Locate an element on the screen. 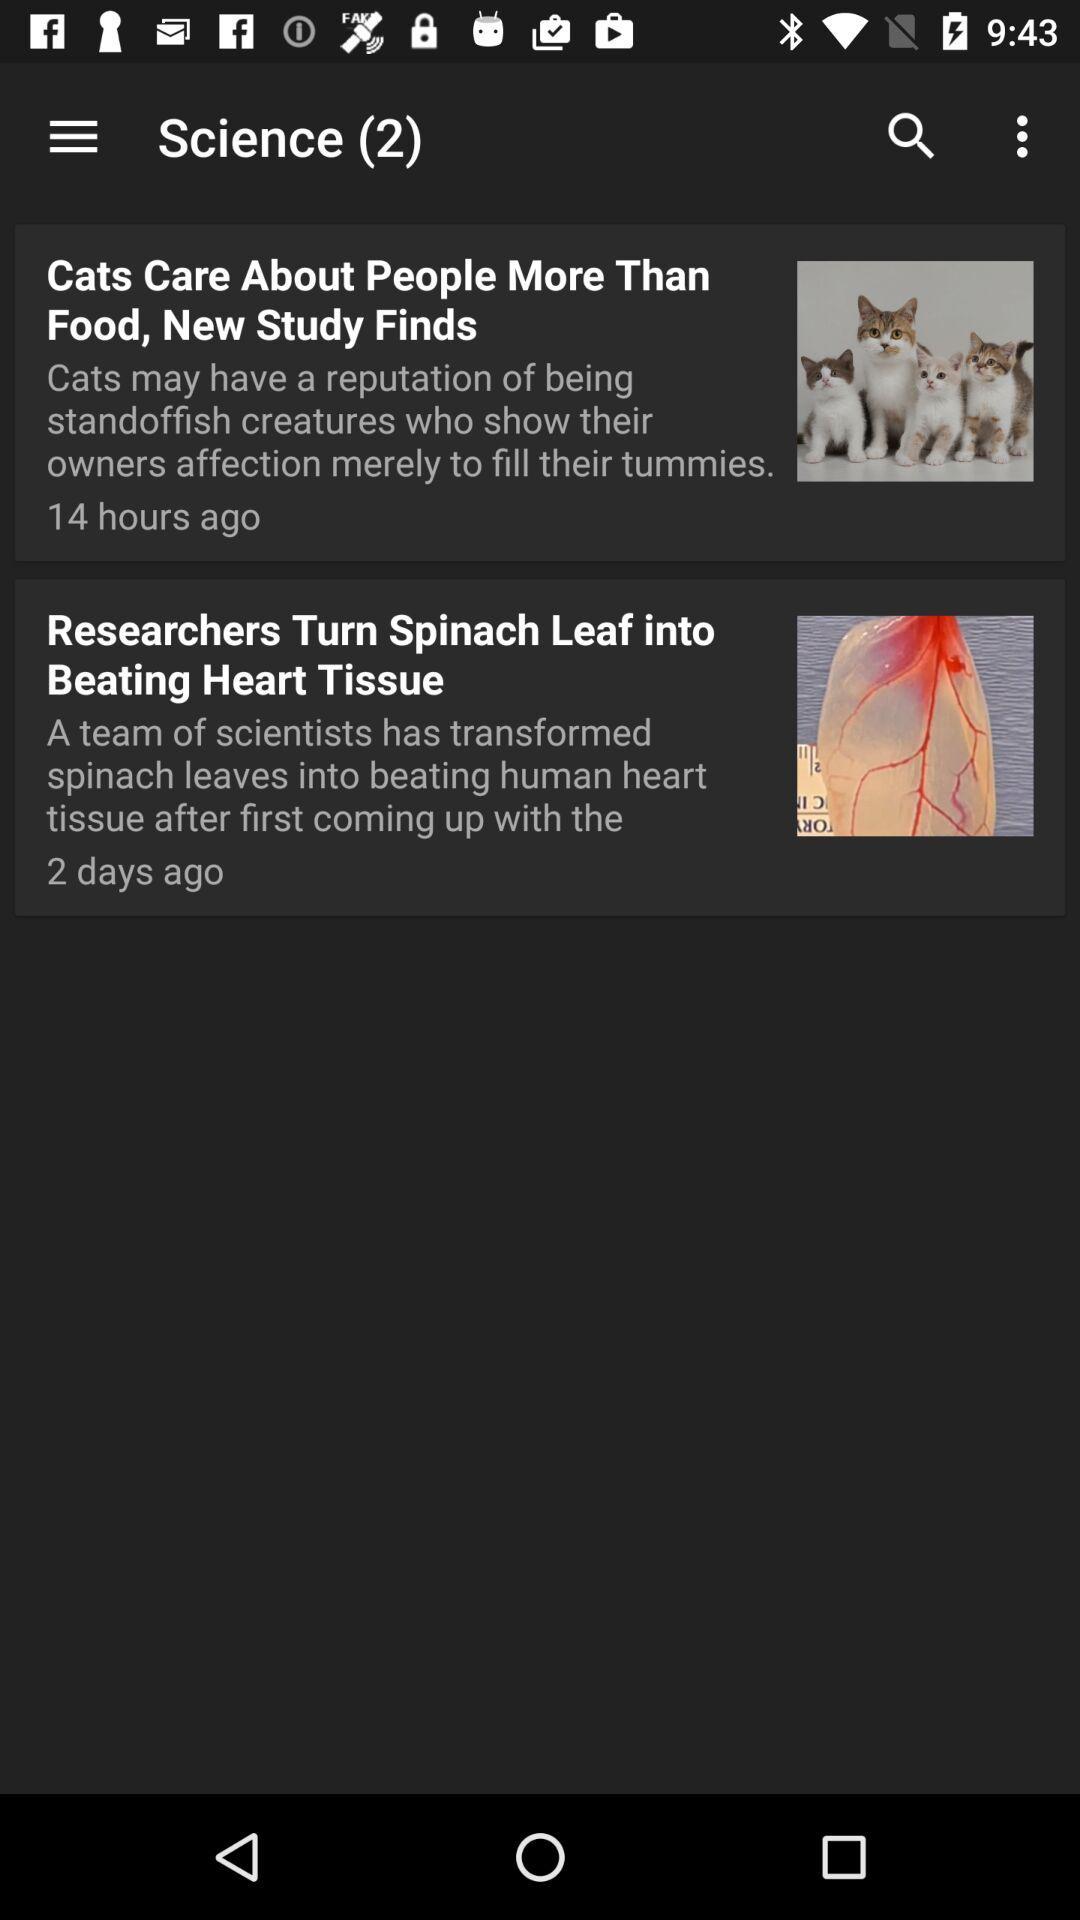  the item to the right of the science (2) icon is located at coordinates (911, 135).